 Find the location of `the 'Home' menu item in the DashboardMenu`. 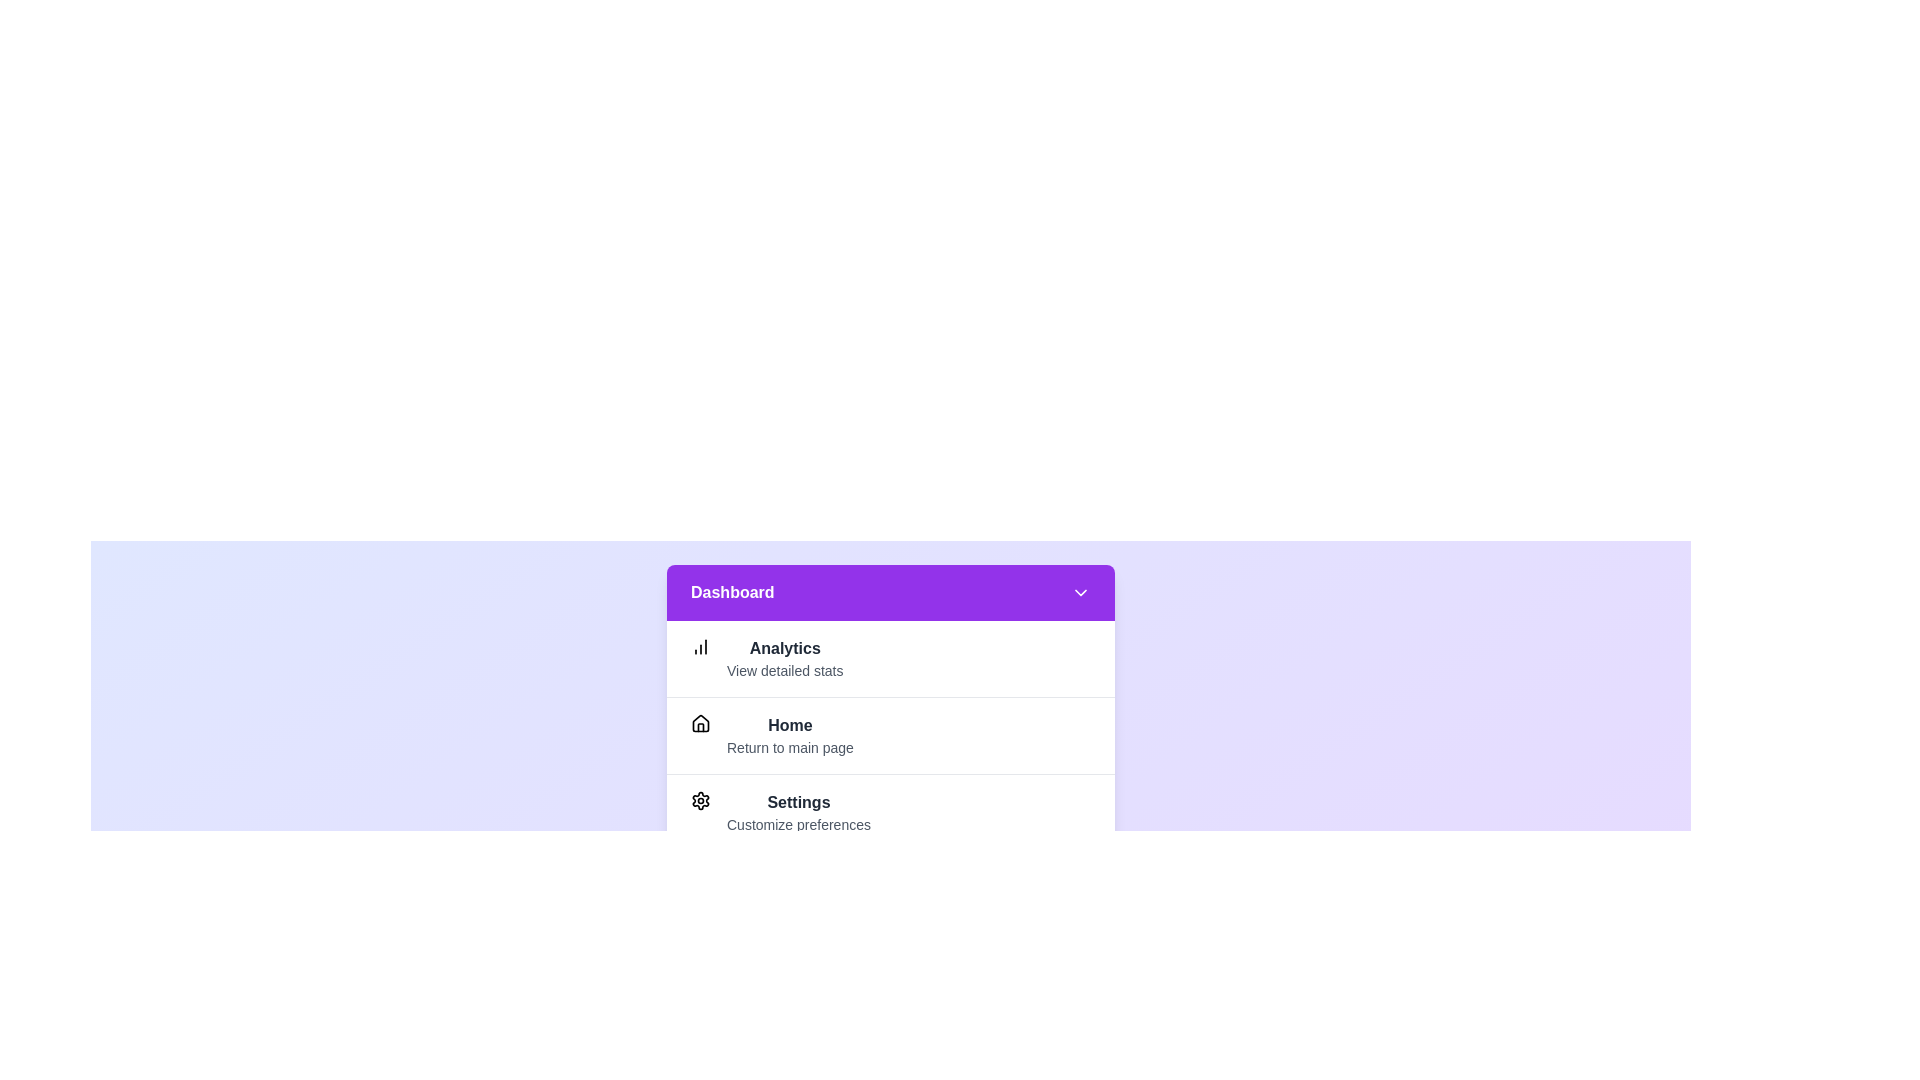

the 'Home' menu item in the DashboardMenu is located at coordinates (789, 725).